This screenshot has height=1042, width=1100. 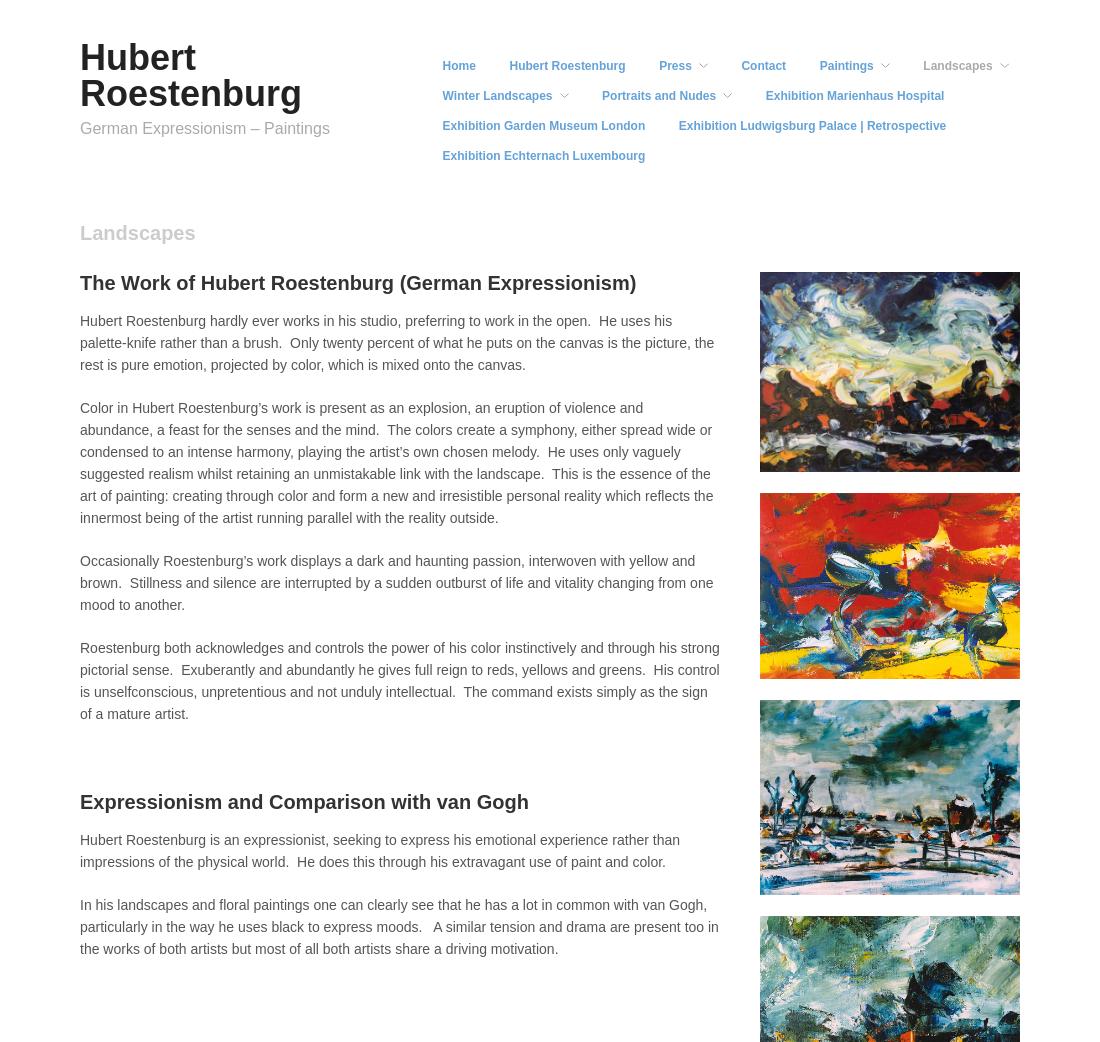 I want to click on 'Exhibition Echternach Luxembourg', so click(x=543, y=155).